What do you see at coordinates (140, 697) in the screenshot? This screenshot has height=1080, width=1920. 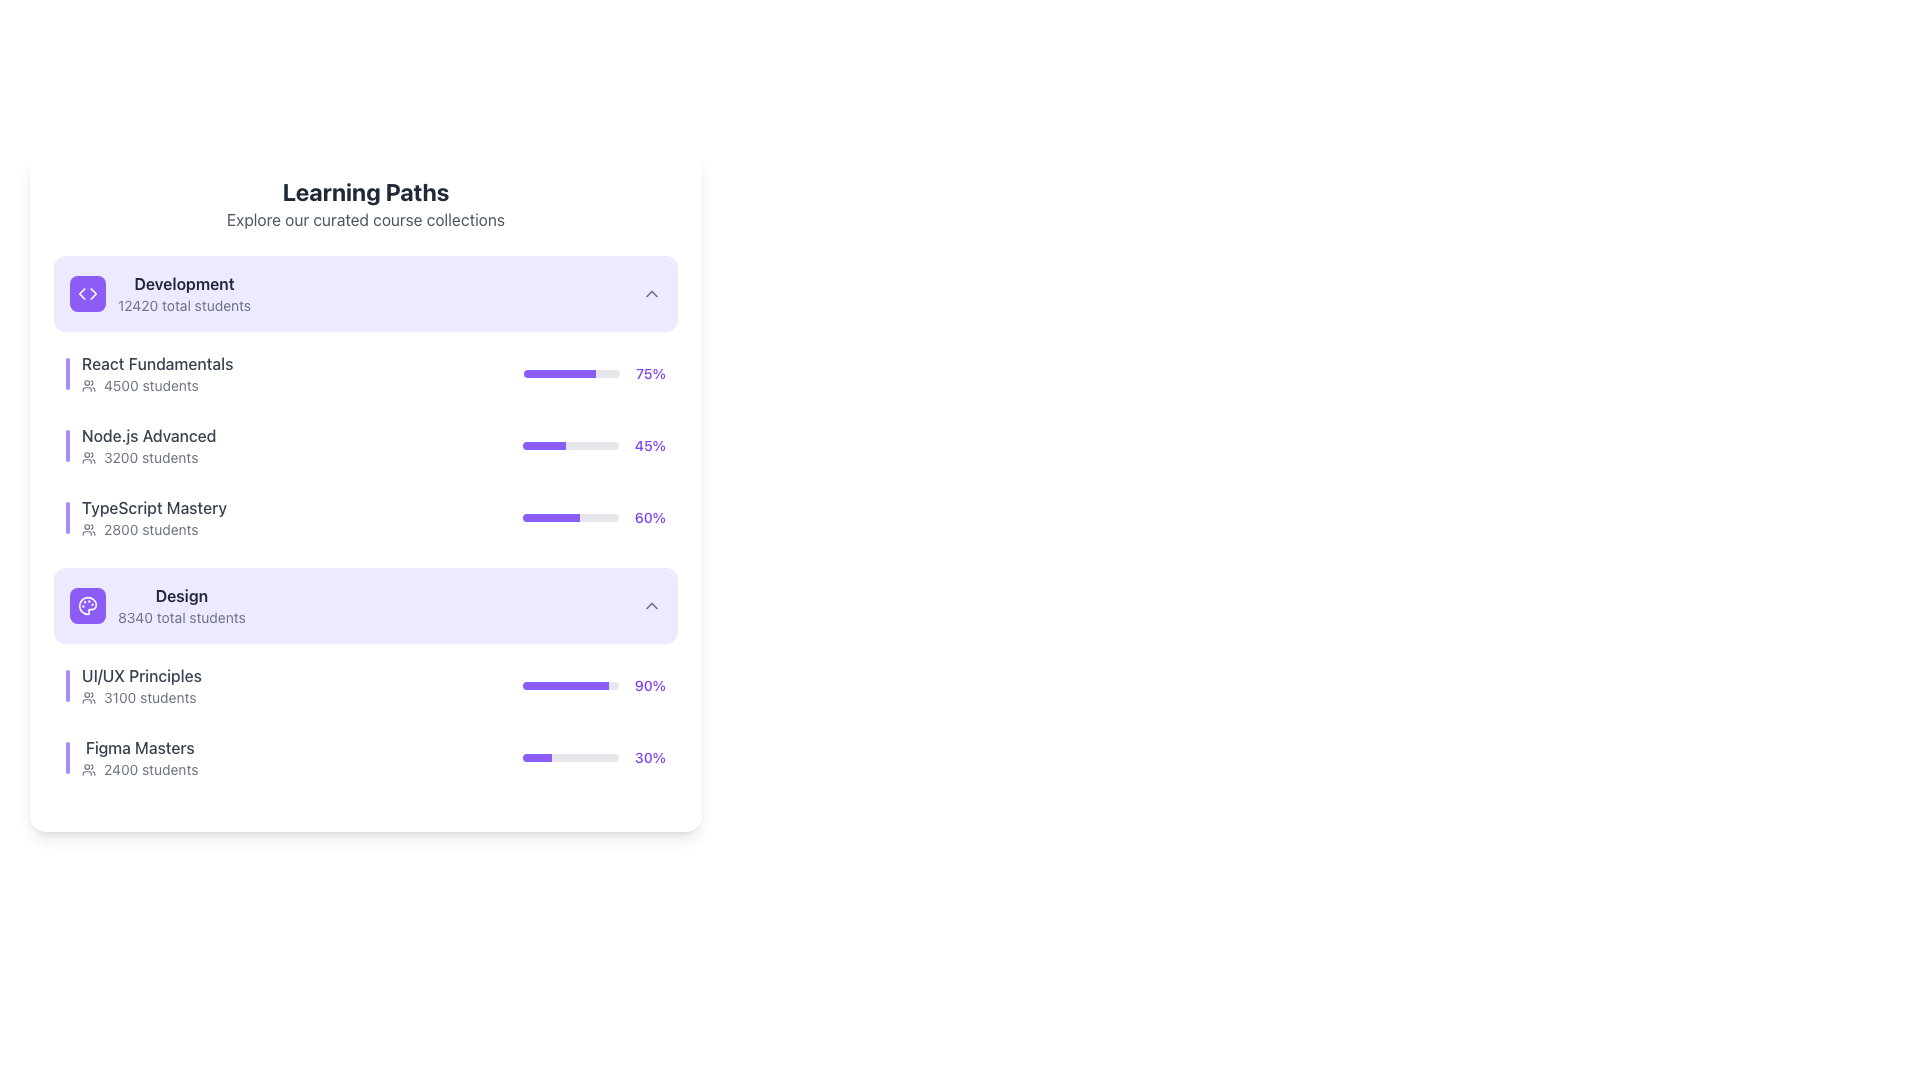 I see `text label displaying '3100 students', which is formatted in a small gray font and located in the 'UI/UX Principles' sub-section of the 'Design' section, below the section header and adjacent to a progress bar` at bounding box center [140, 697].